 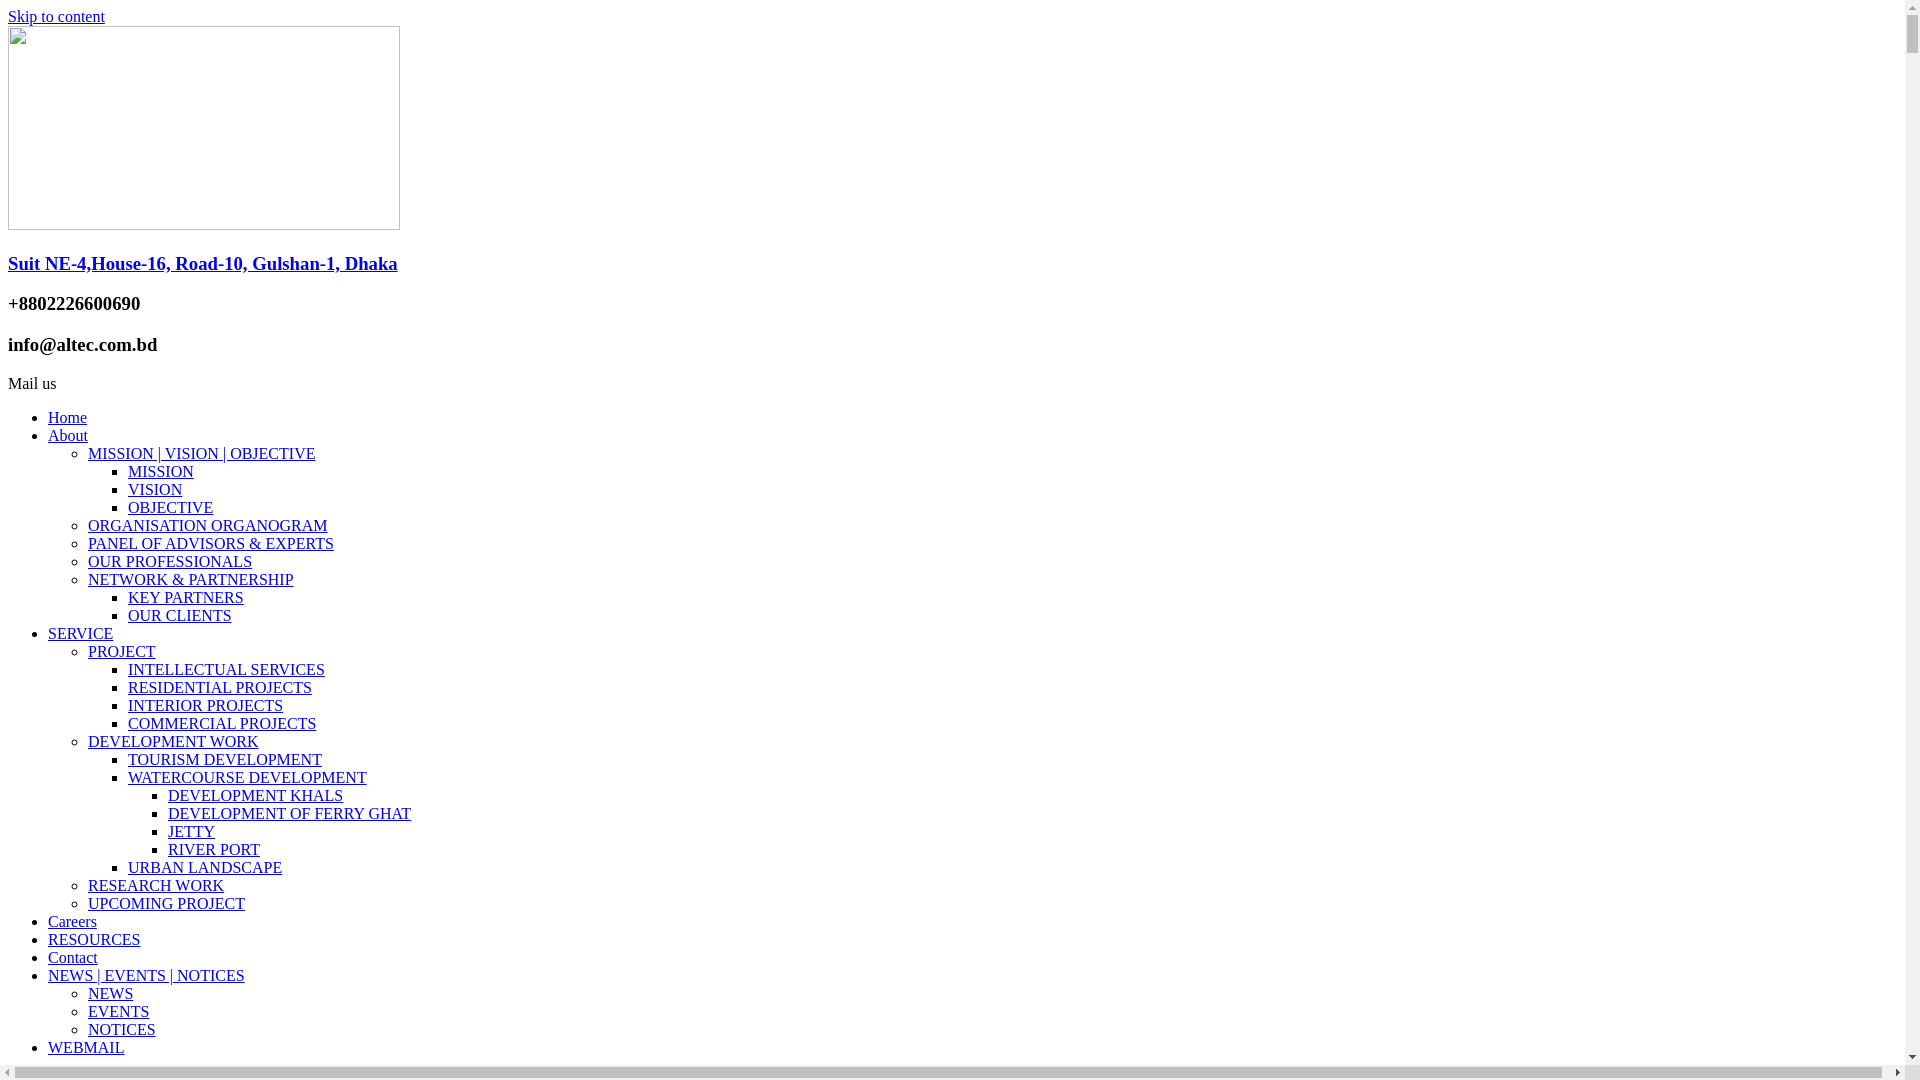 I want to click on 'DEVELOPMENT WORK', so click(x=173, y=741).